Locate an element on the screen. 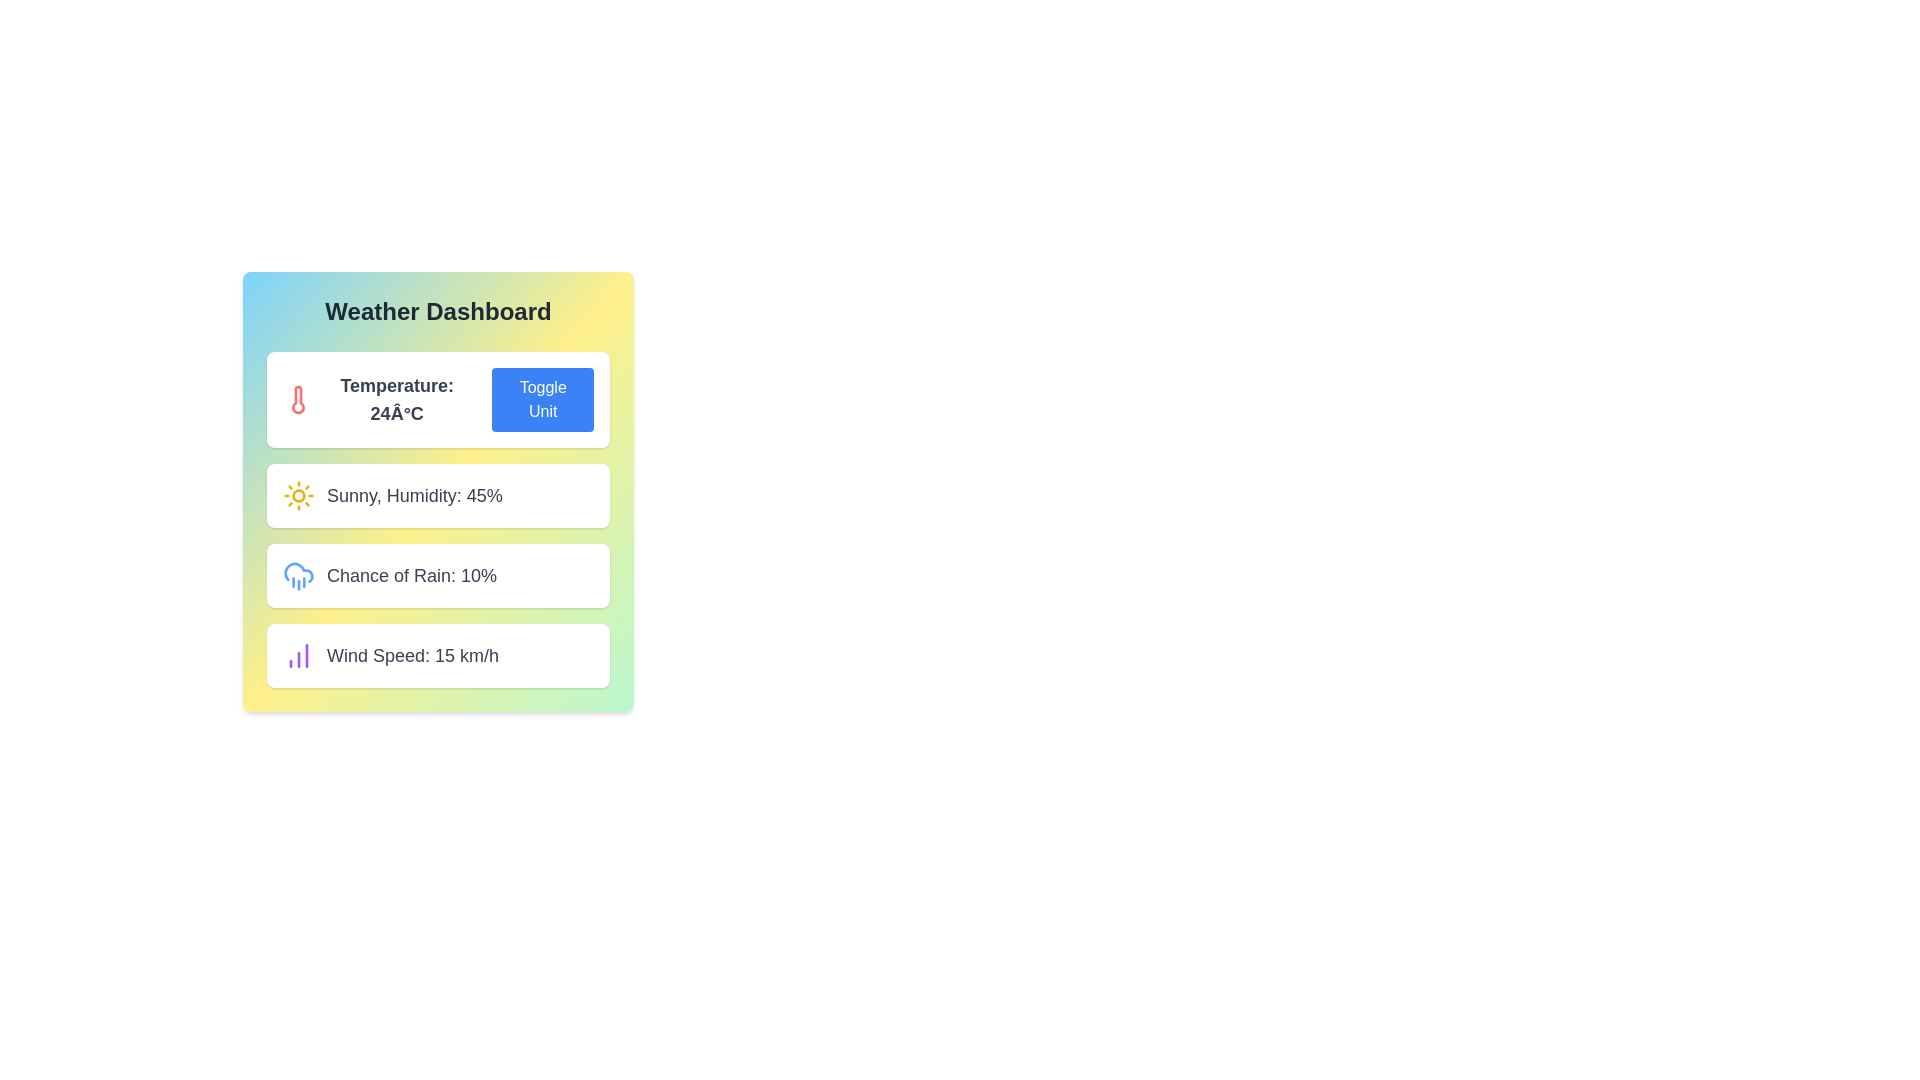 The height and width of the screenshot is (1080, 1920). text of the title label at the top-center of the weather dashboard, which indicates the content below is located at coordinates (437, 312).